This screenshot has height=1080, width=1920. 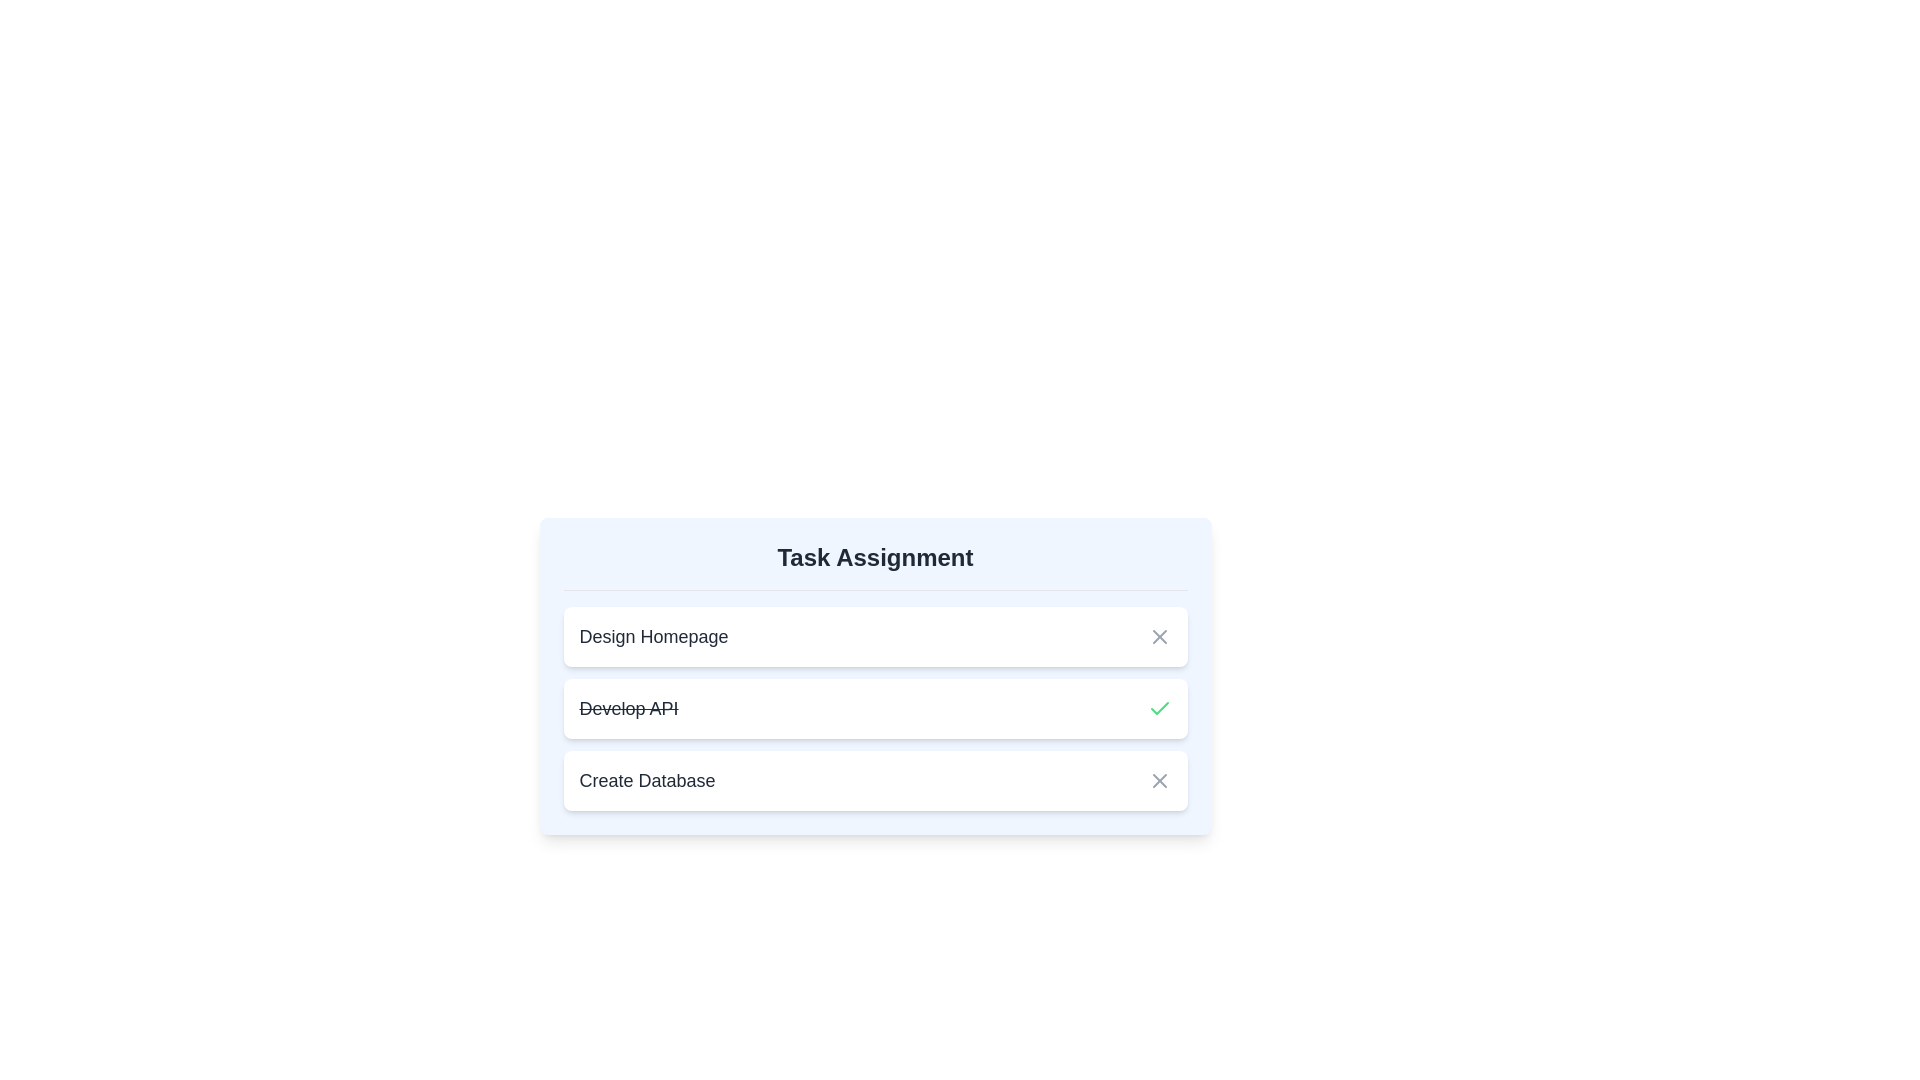 I want to click on the small 'X' icon button located to the far right of the 'Design Homepage' text within the 'Task Assignment' list for keyboard interaction, so click(x=1159, y=636).